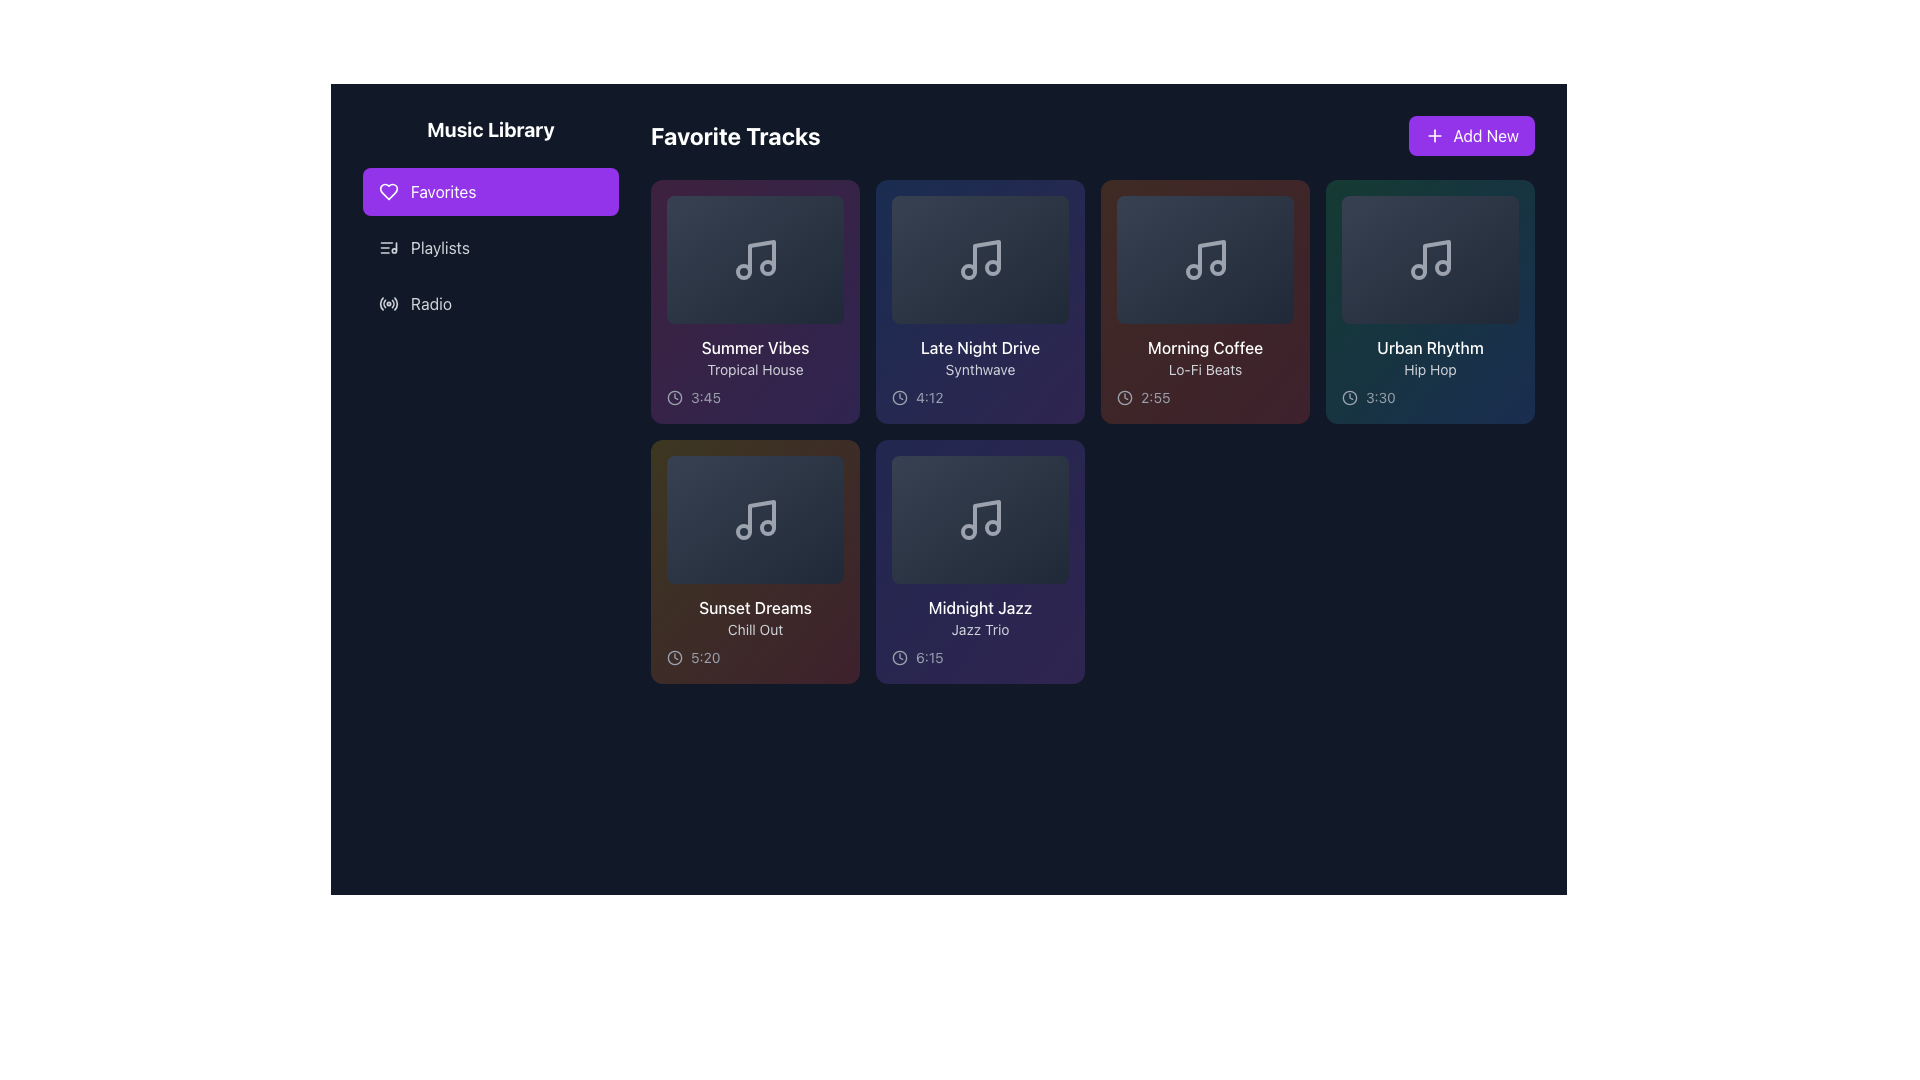 The image size is (1920, 1080). Describe the element at coordinates (754, 628) in the screenshot. I see `the textual label 'Chill Out' styled in a small gray font, located under the title 'Sunset Dreams' in the music library interface` at that location.